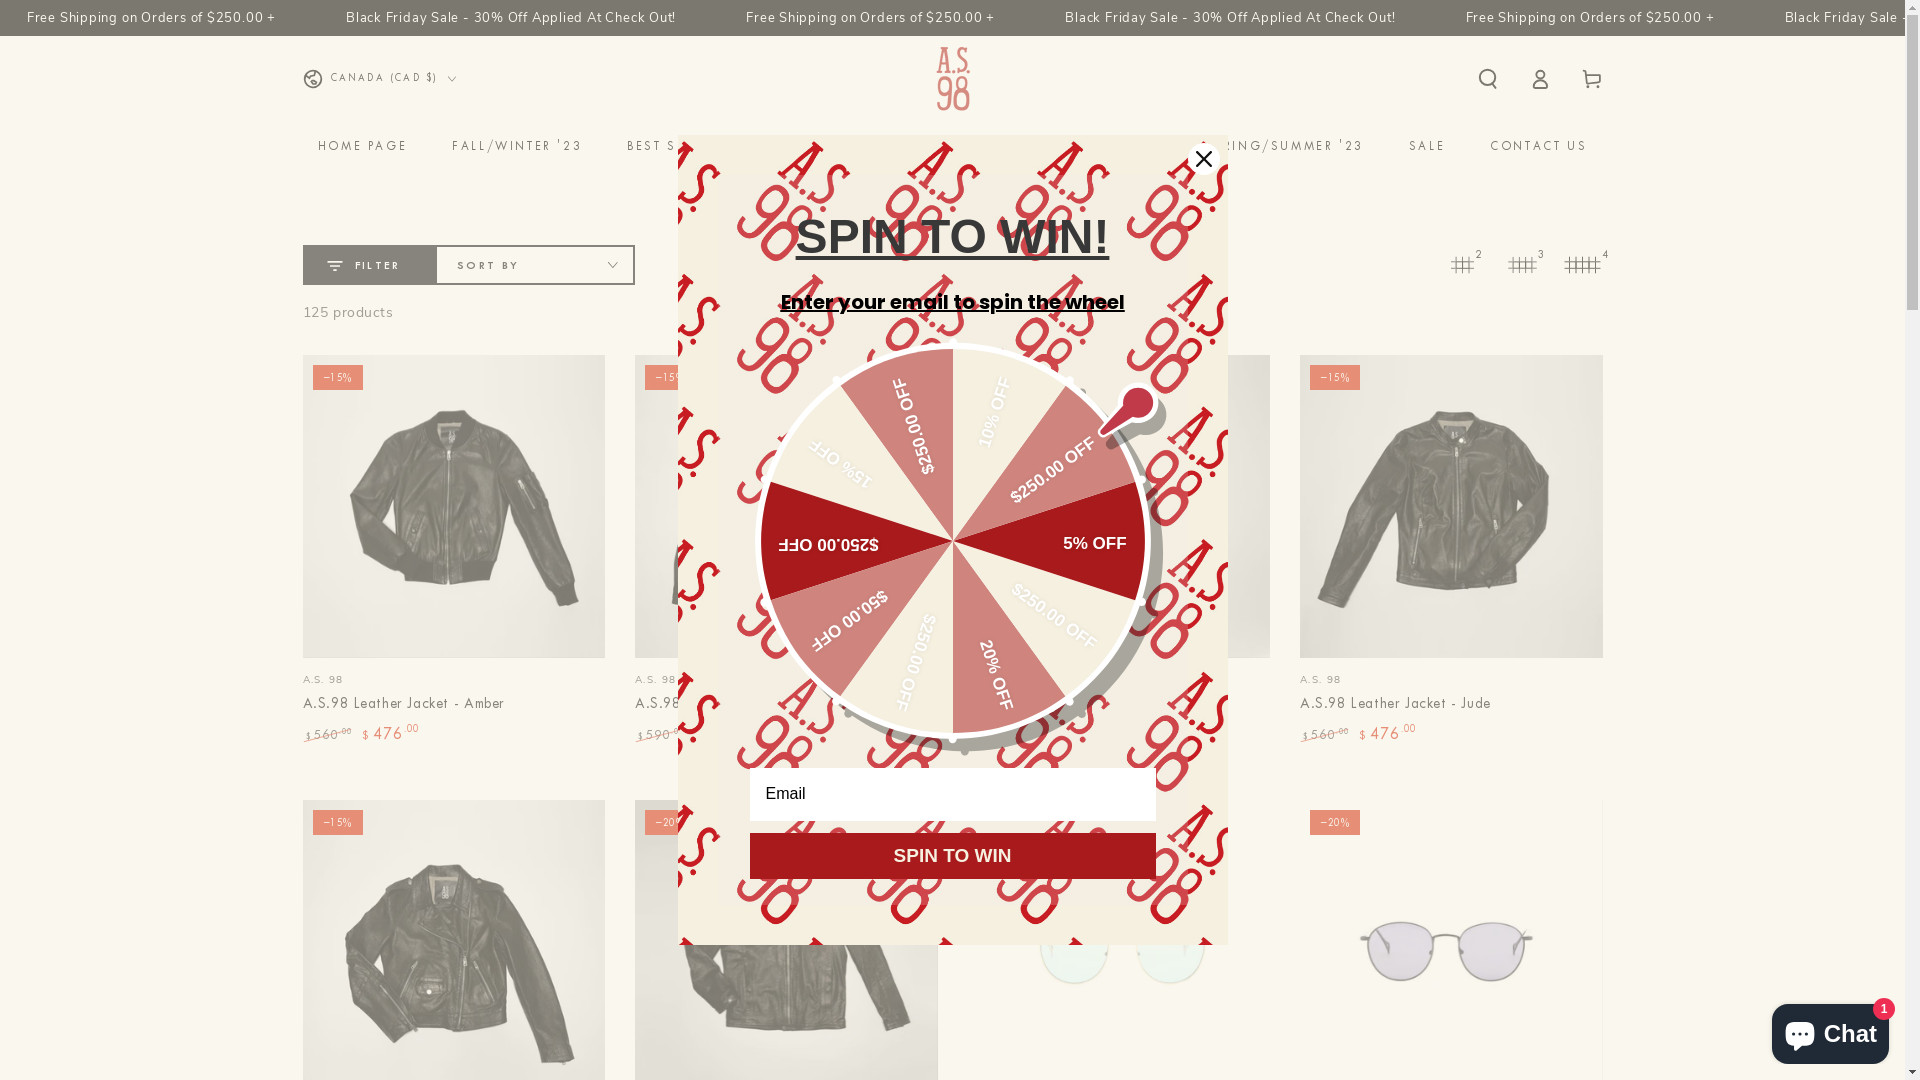 This screenshot has width=1920, height=1080. Describe the element at coordinates (379, 77) in the screenshot. I see `'CANADA (CAD $)'` at that location.